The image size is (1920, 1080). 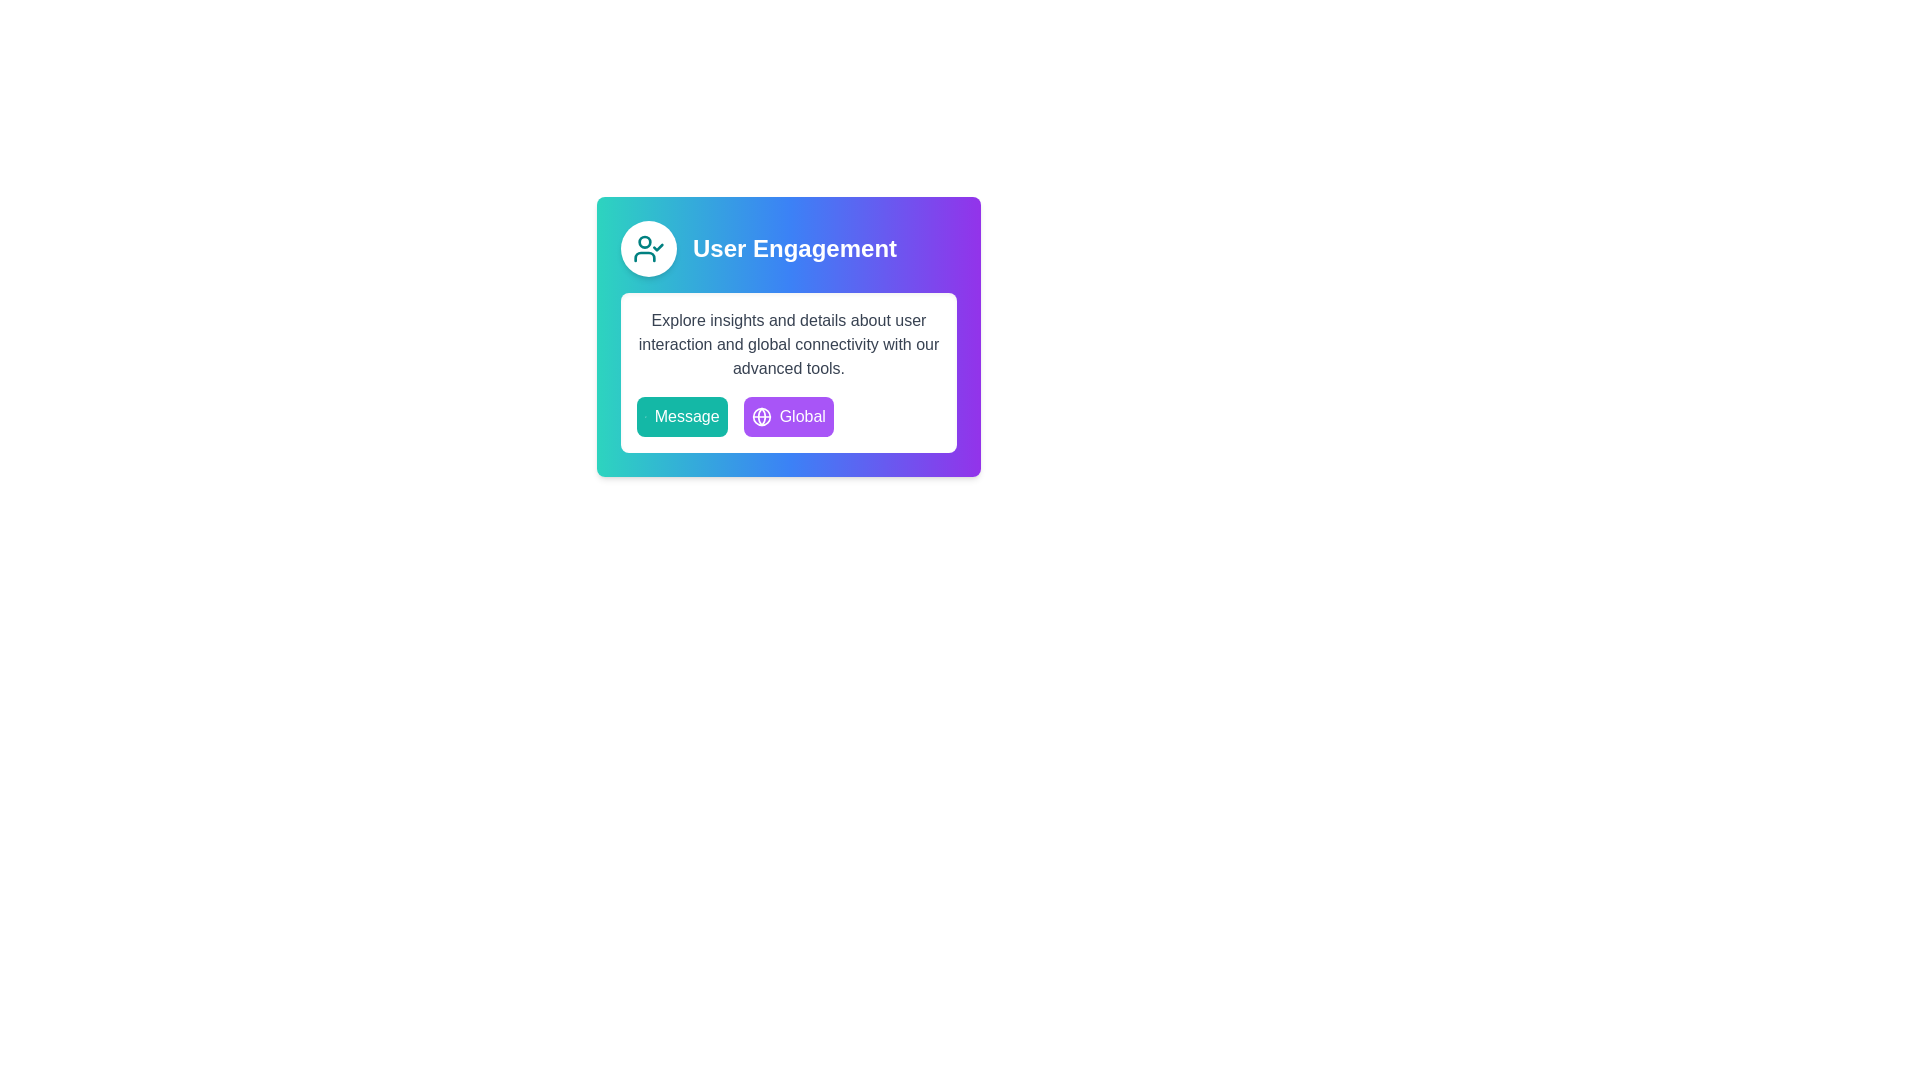 I want to click on the globe icon located to the left of the 'Global' text within the Global button in the bottom-right area of the user card interface, so click(x=760, y=415).